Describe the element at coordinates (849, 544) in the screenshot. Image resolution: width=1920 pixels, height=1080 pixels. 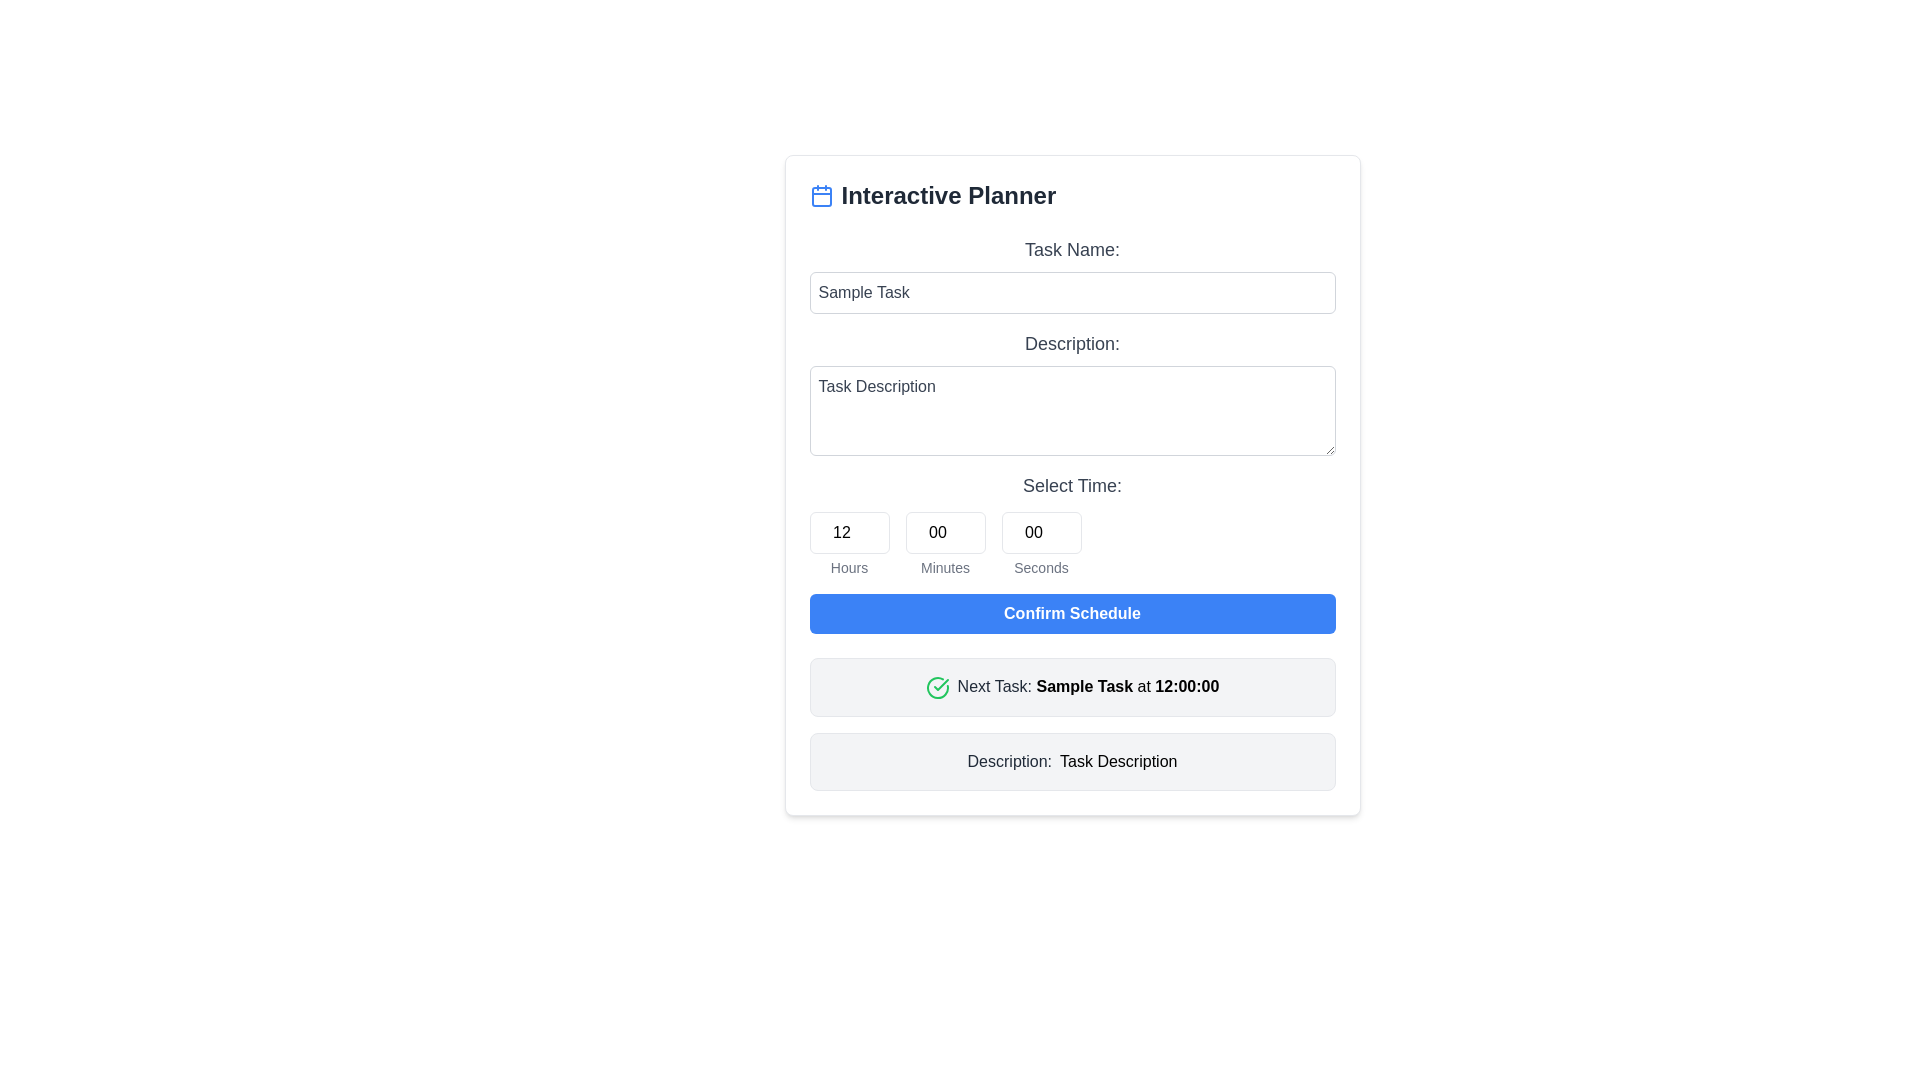
I see `the leftmost Numeric Input Field labeled 'Hours' to focus on the input for setting the hour component of a specific time` at that location.